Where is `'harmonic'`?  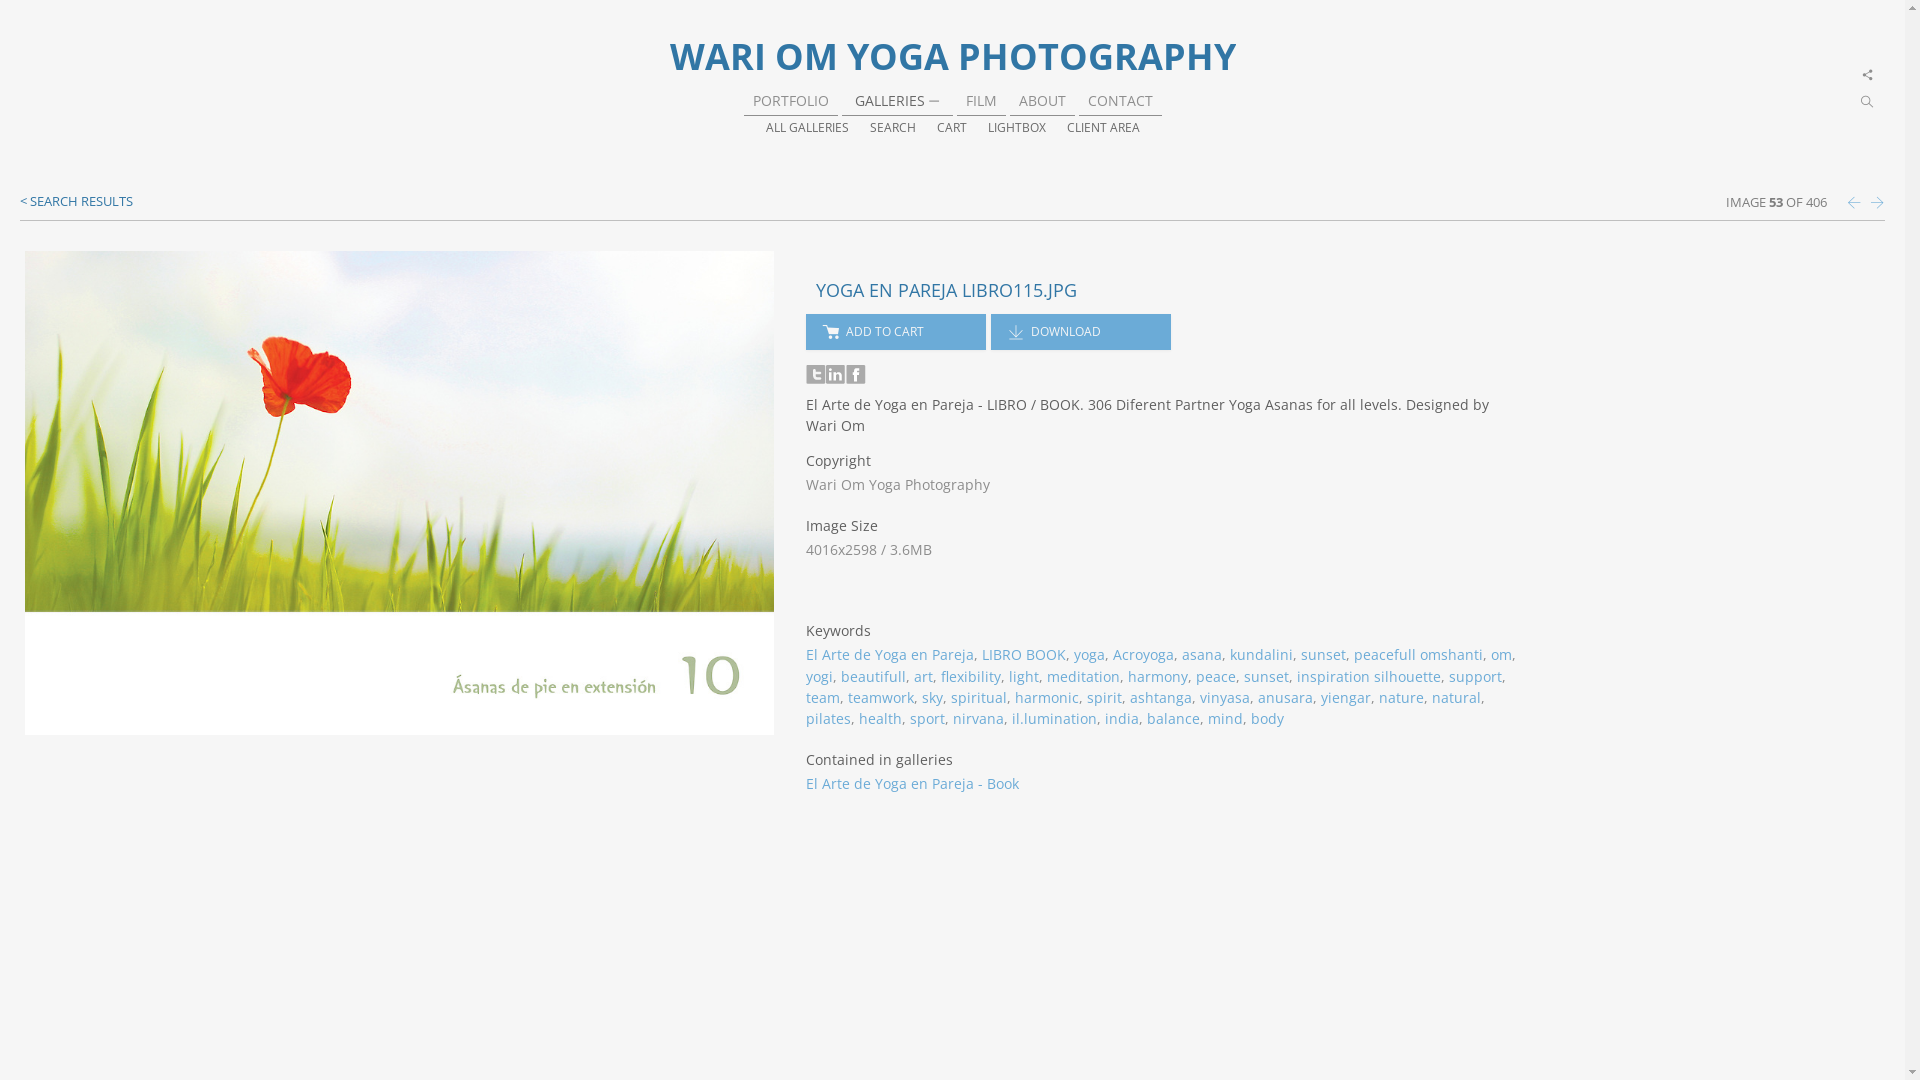 'harmonic' is located at coordinates (1045, 696).